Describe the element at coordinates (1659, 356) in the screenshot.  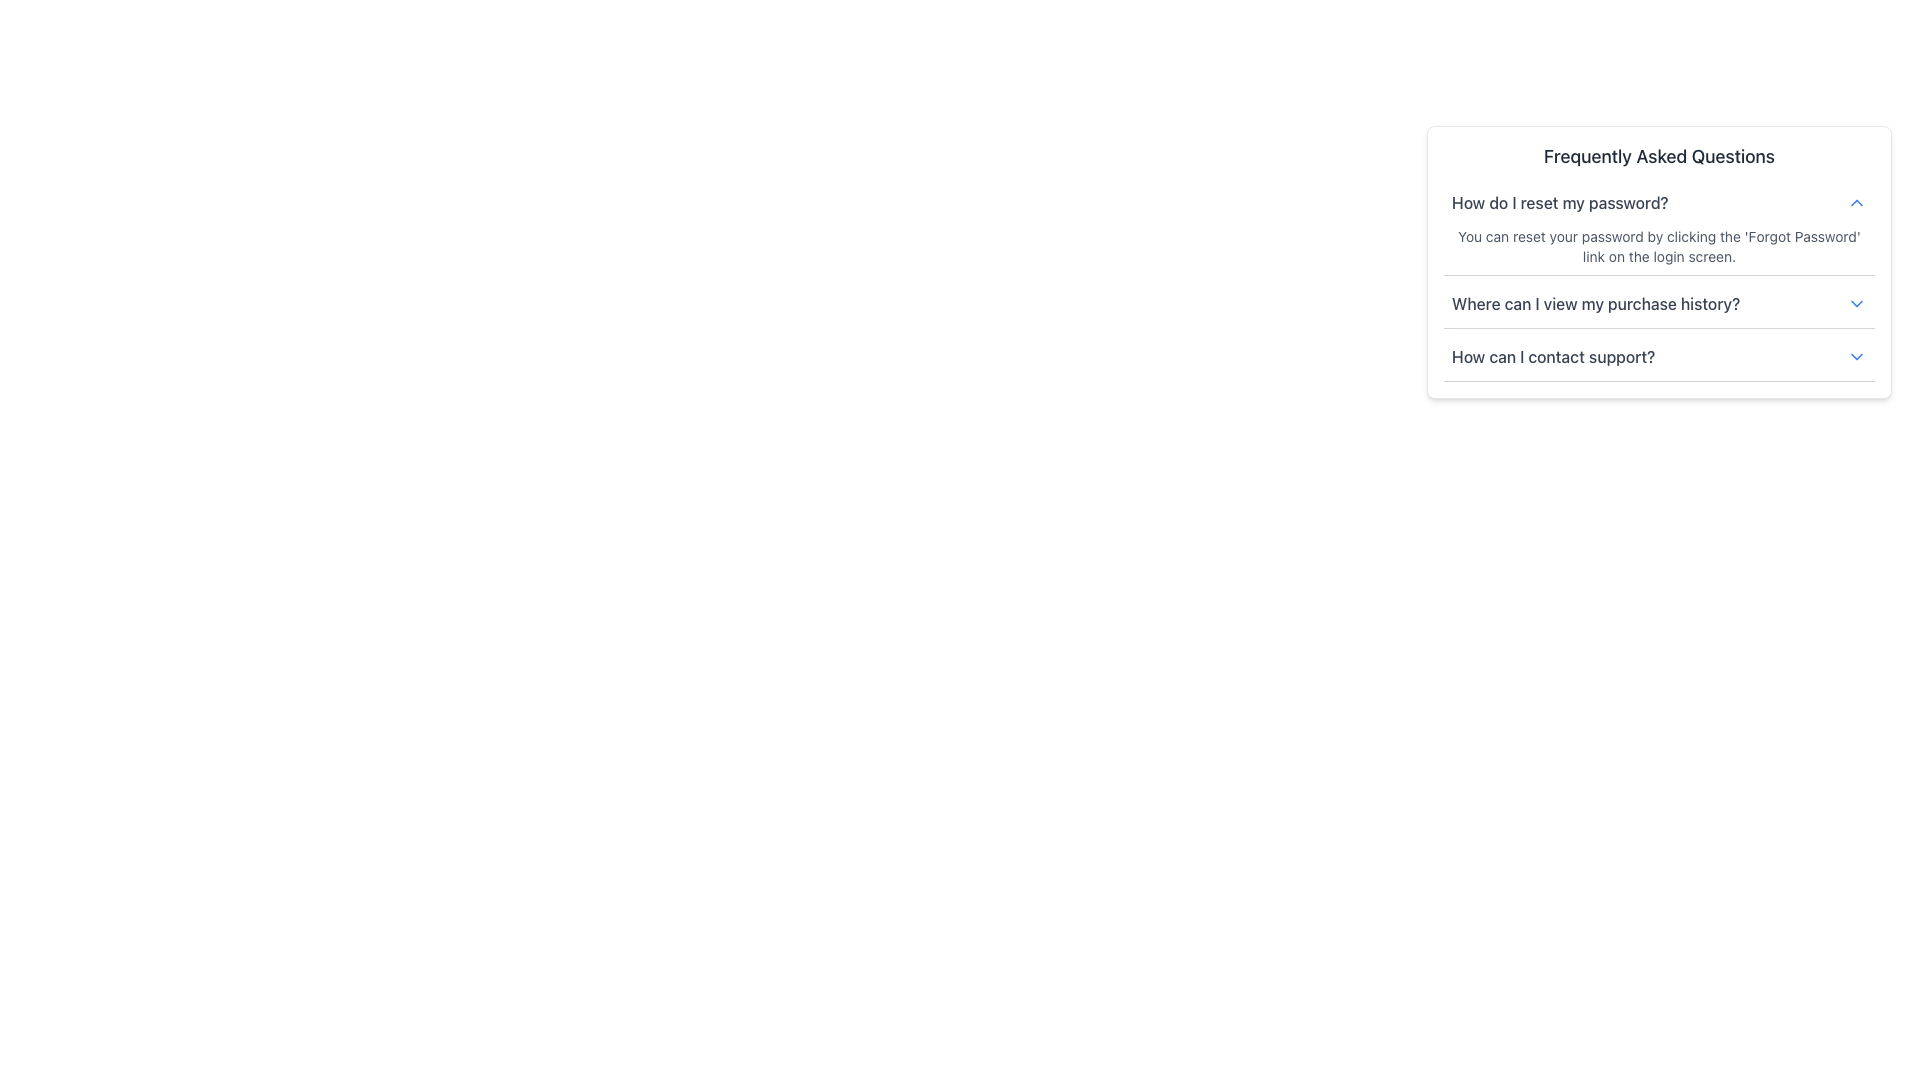
I see `the Interactive FAQ question item stating 'How can I contact support?'` at that location.